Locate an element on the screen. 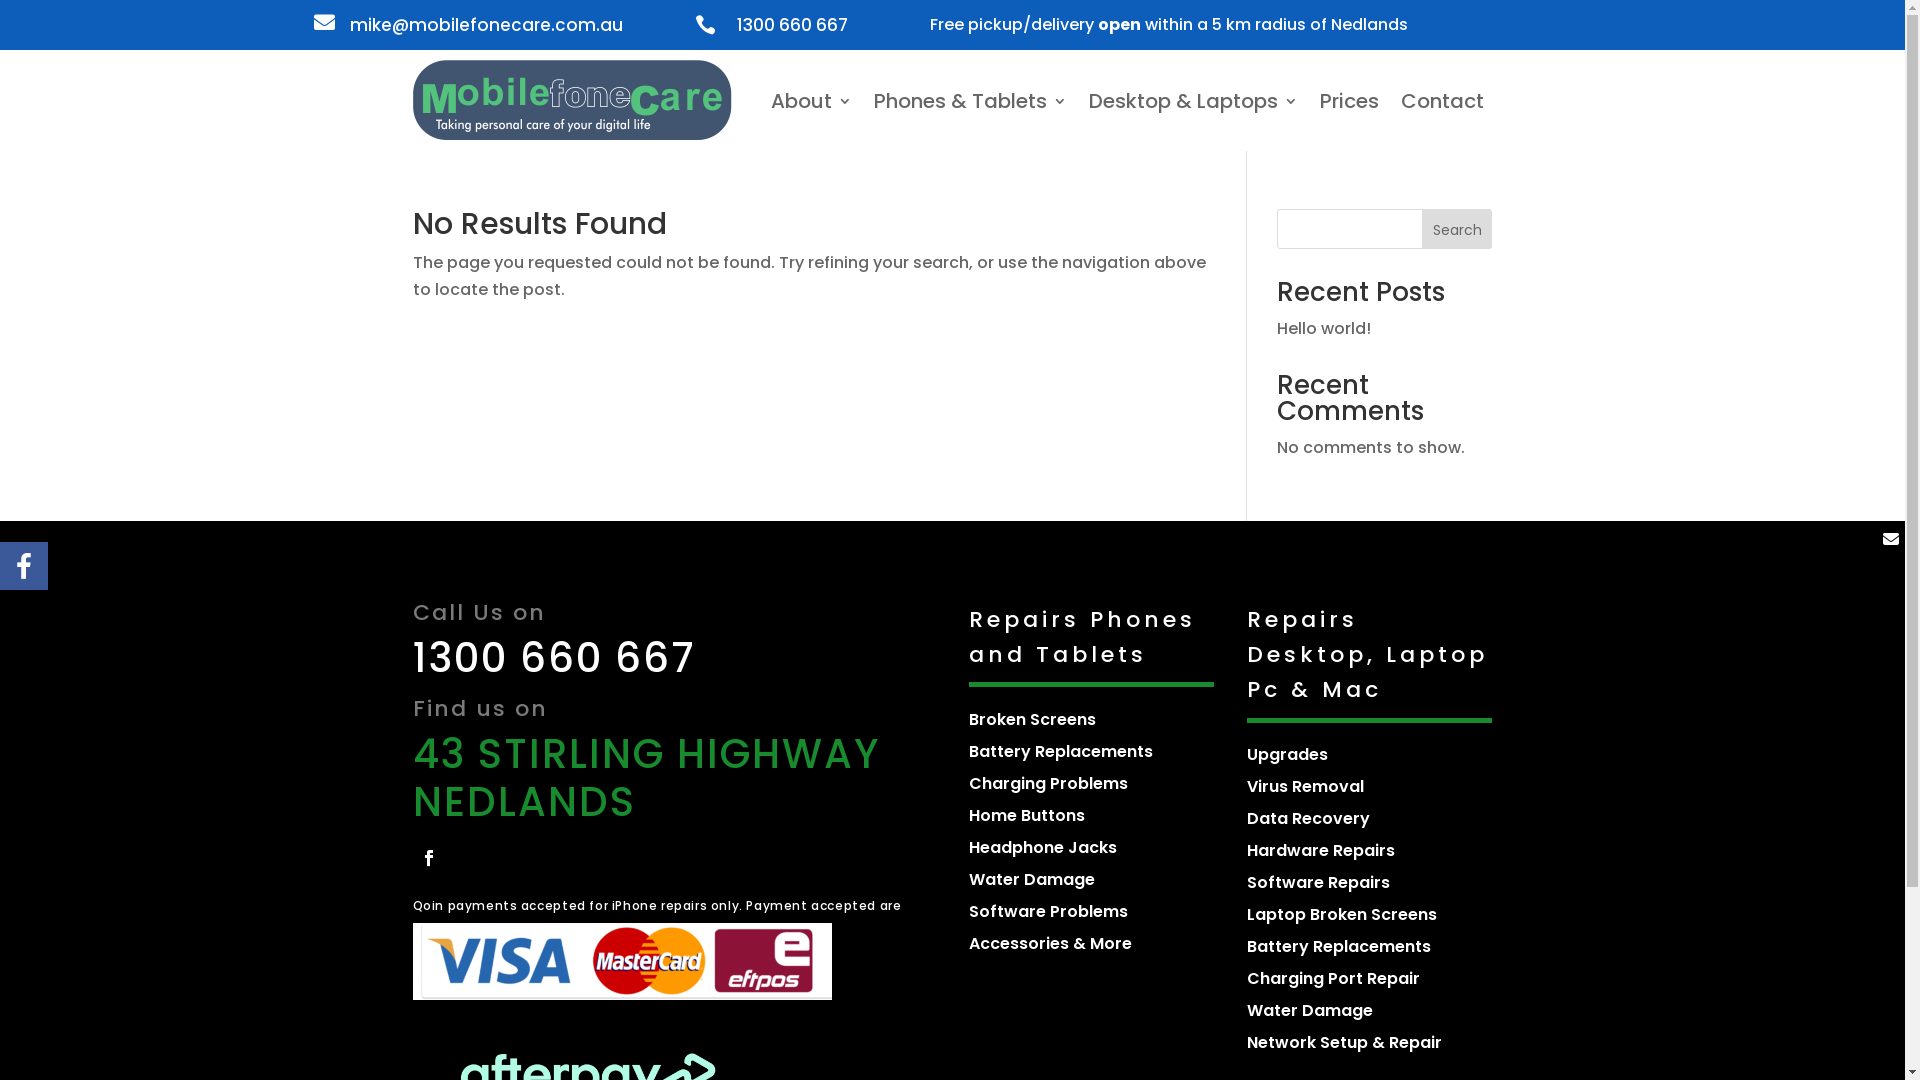 Image resolution: width=1920 pixels, height=1080 pixels. 'Hello world!' is located at coordinates (1324, 327).